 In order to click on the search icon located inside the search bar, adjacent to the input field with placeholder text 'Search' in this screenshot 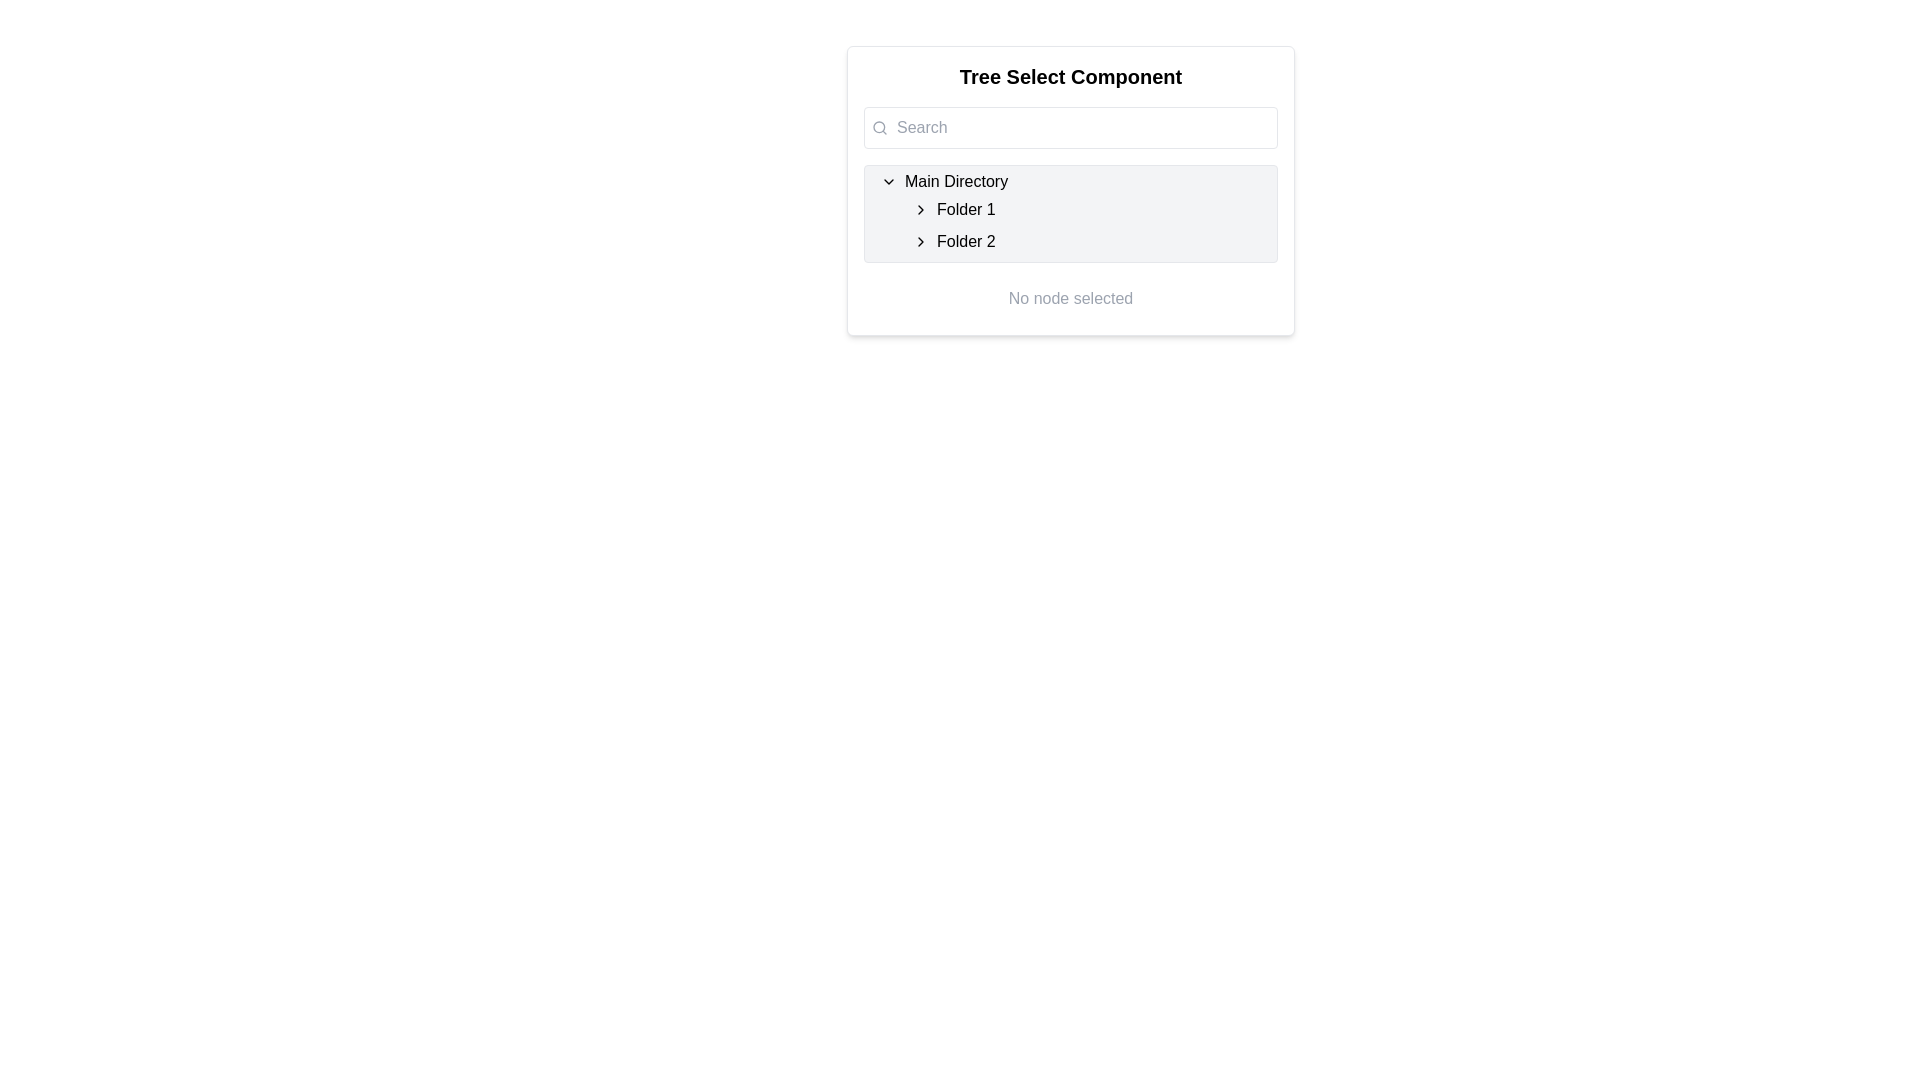, I will do `click(879, 127)`.